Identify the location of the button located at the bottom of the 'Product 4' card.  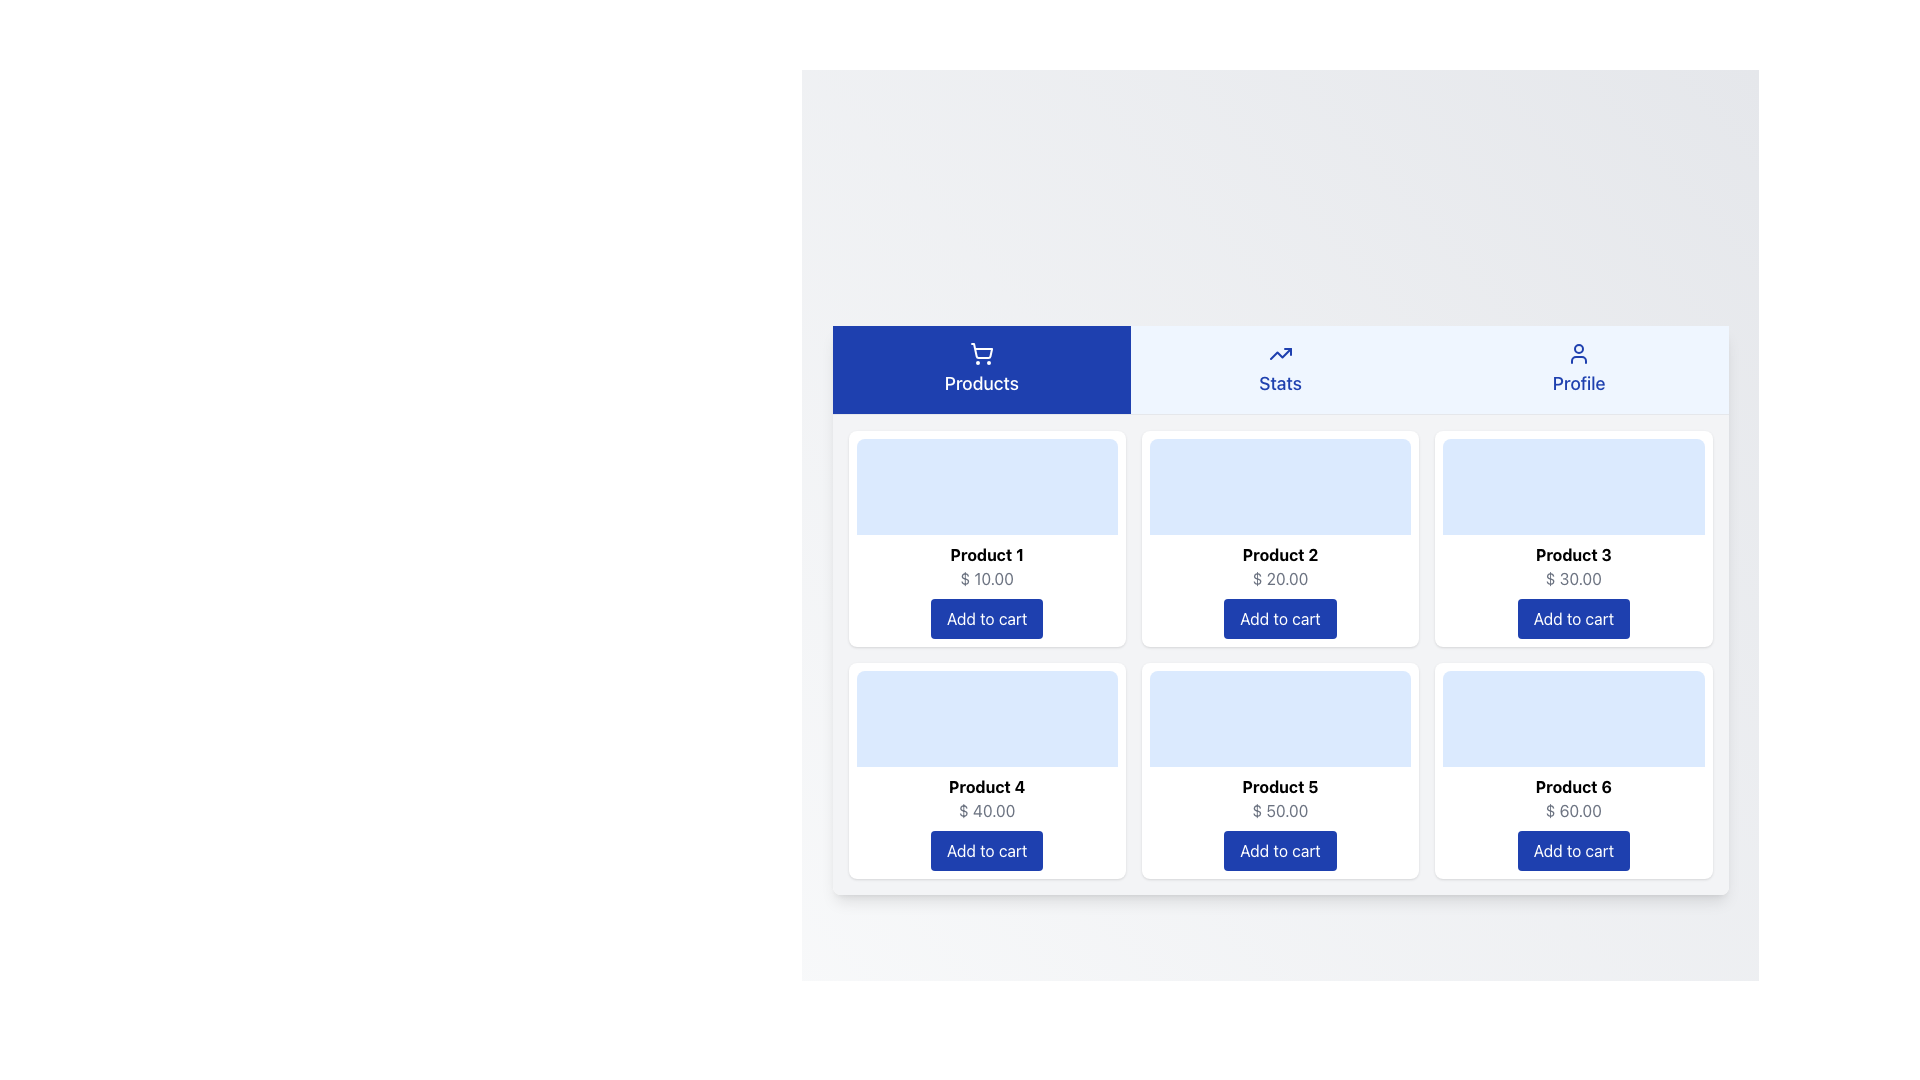
(987, 850).